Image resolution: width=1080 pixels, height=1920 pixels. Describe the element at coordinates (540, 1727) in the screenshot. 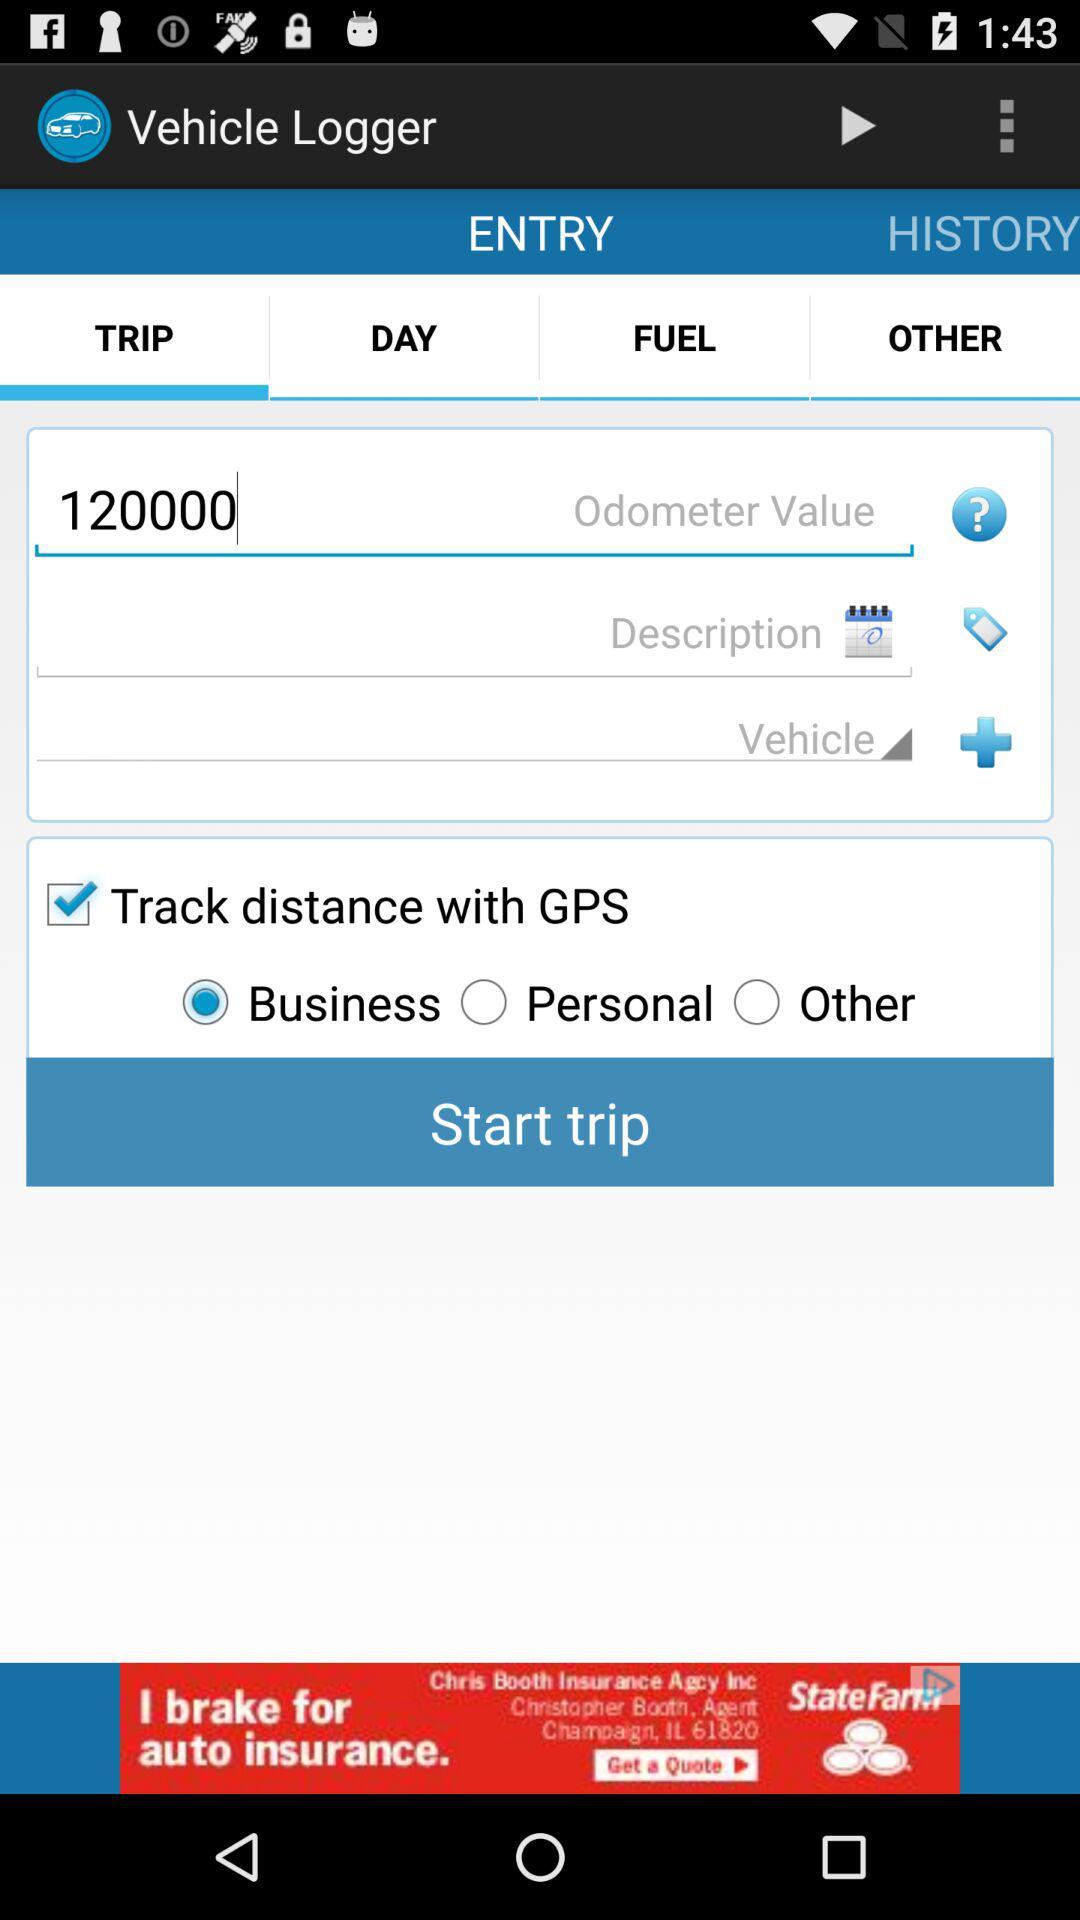

I see `advertisement banner` at that location.